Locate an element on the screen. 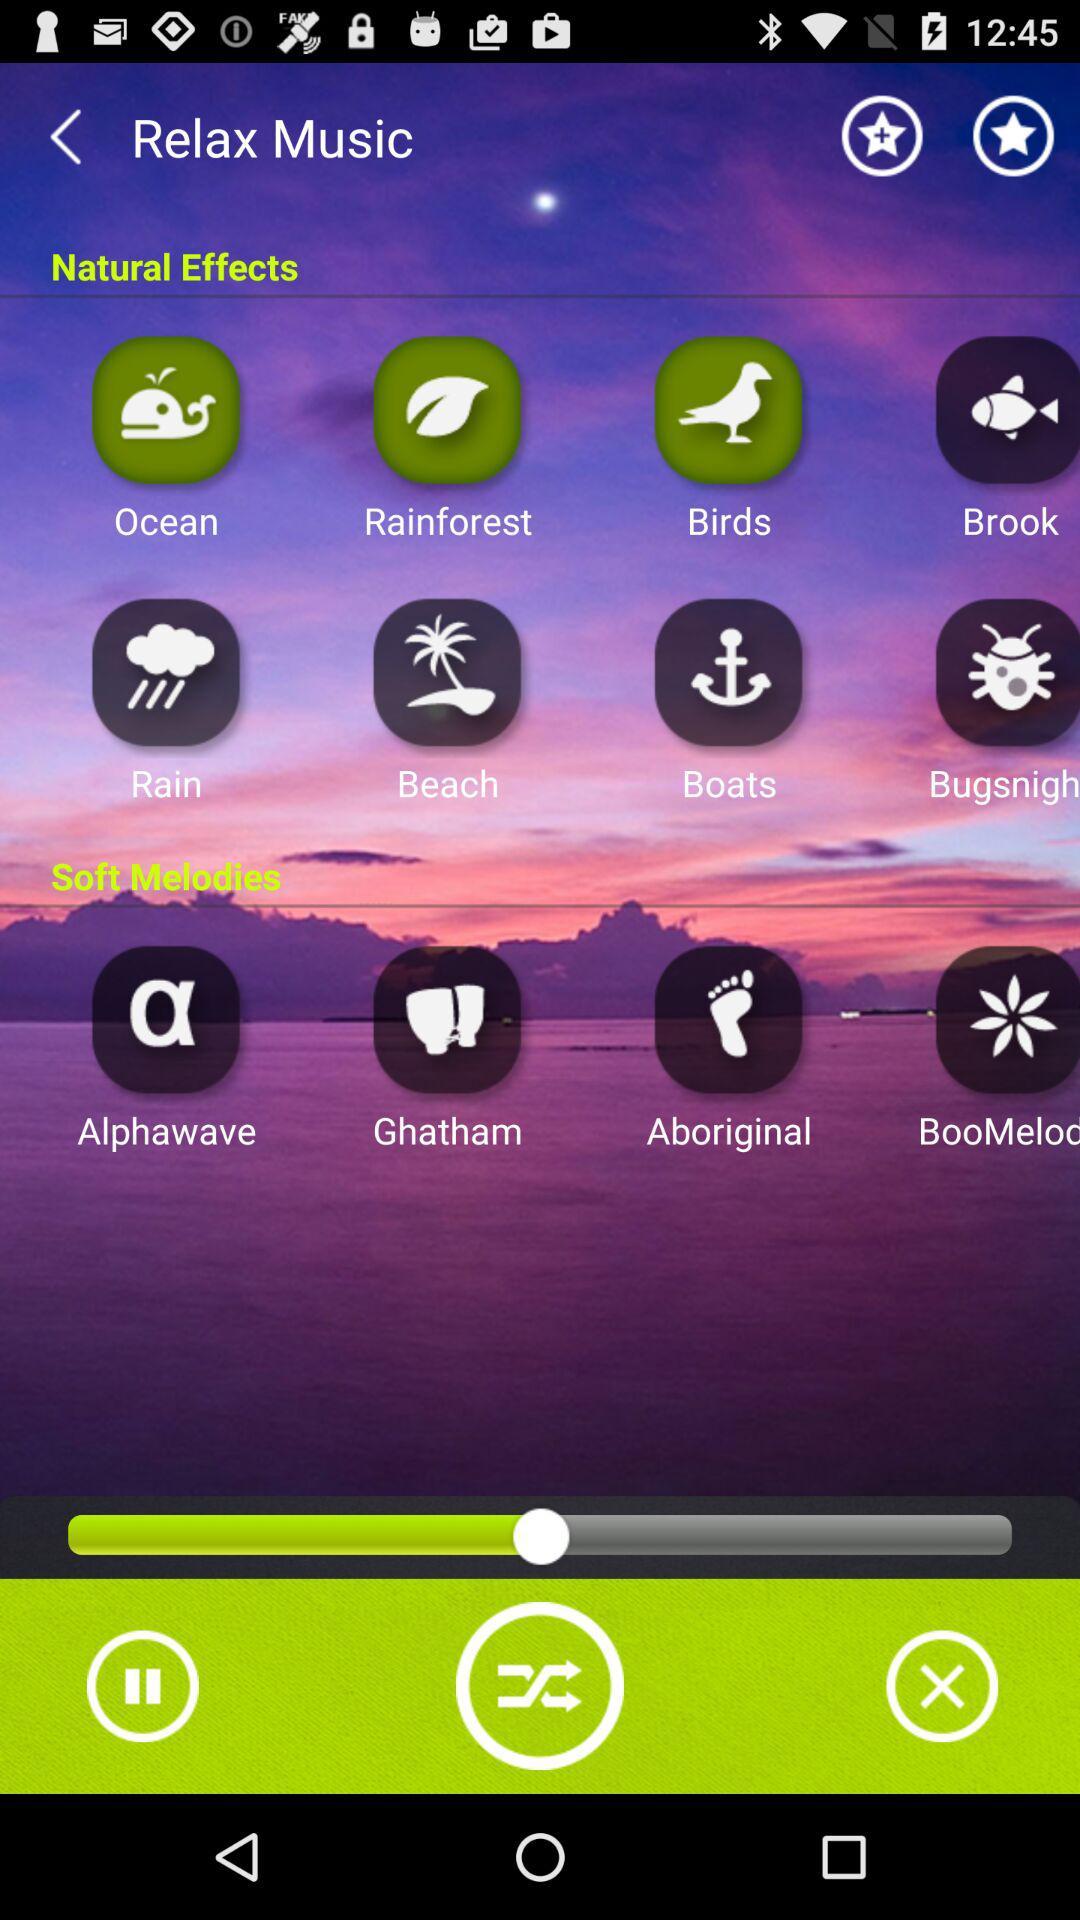 The image size is (1080, 1920). choose effect is located at coordinates (1002, 1018).